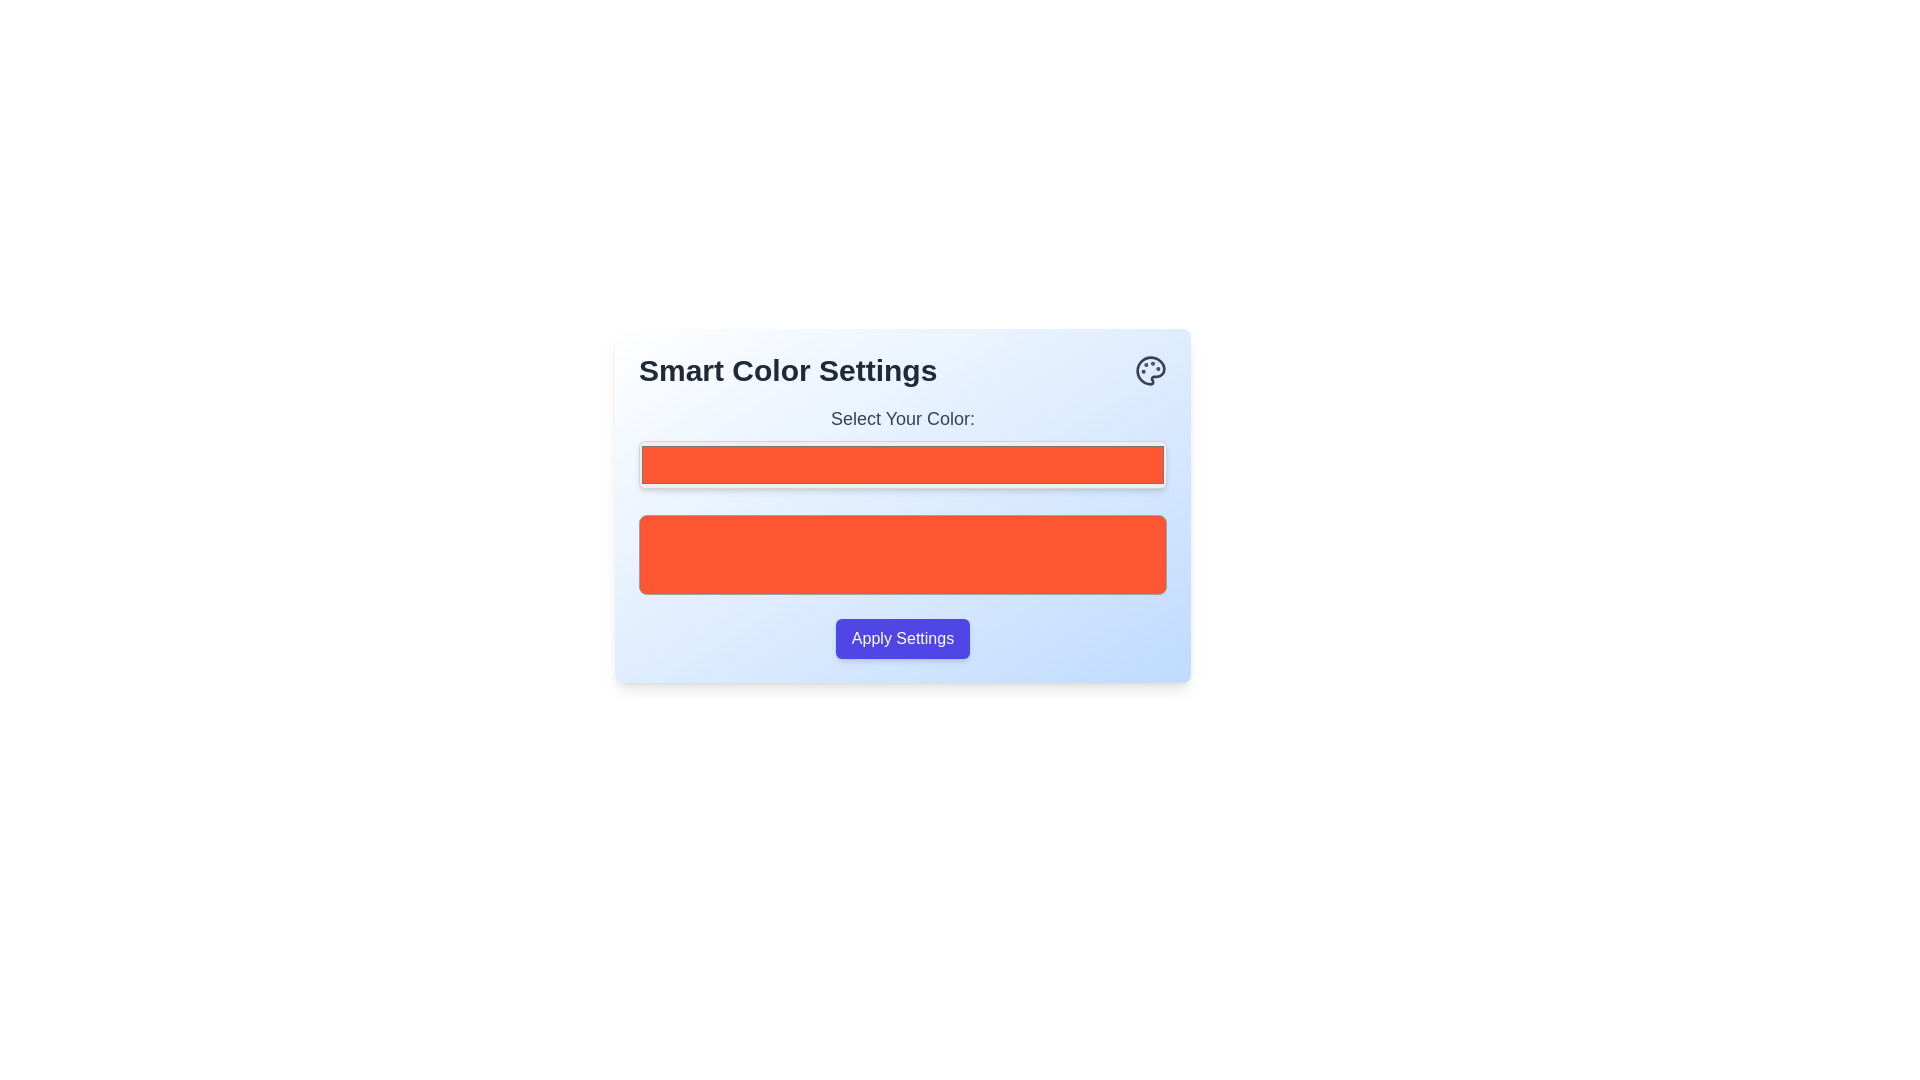 The image size is (1920, 1080). I want to click on the display panel that reflects the chosen color, located below the color selector and above the 'Apply Settings' button, so click(901, 555).